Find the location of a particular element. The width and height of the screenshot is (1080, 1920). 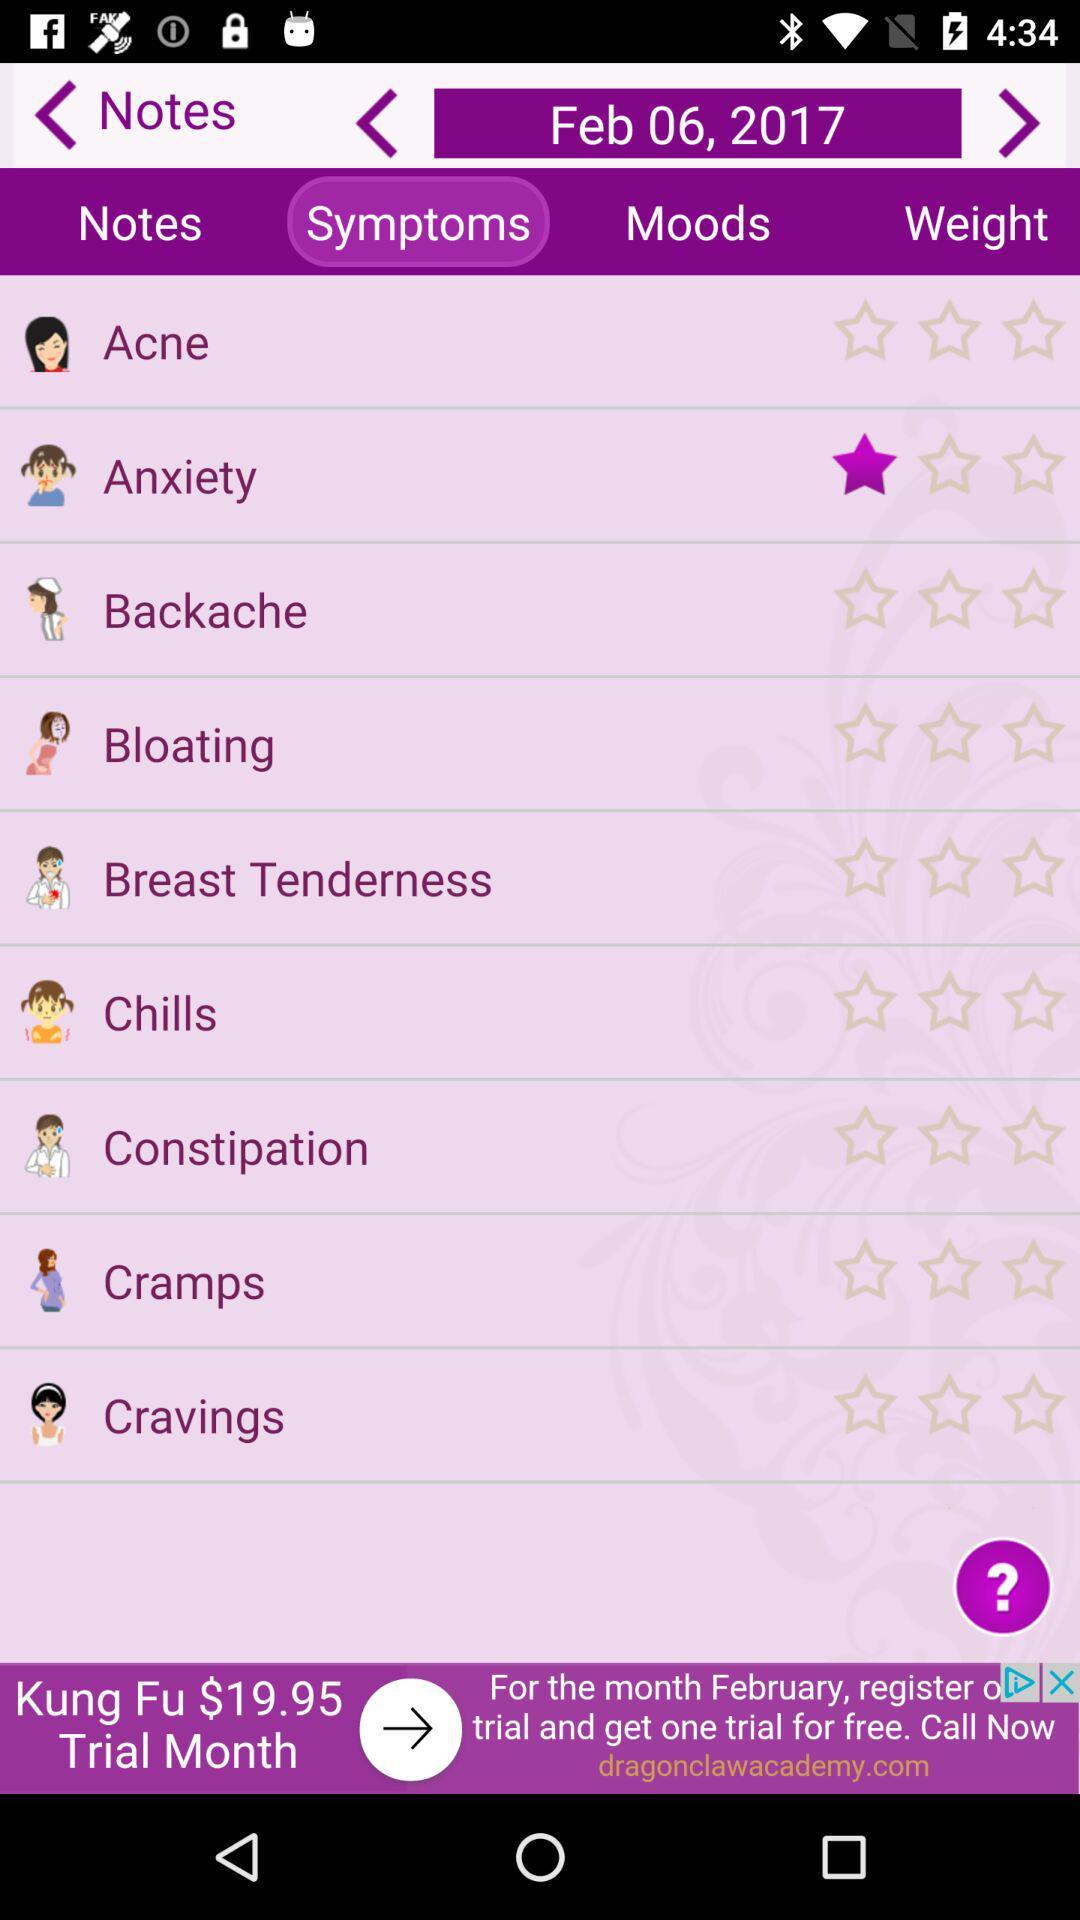

symptom constipation icon is located at coordinates (46, 1146).